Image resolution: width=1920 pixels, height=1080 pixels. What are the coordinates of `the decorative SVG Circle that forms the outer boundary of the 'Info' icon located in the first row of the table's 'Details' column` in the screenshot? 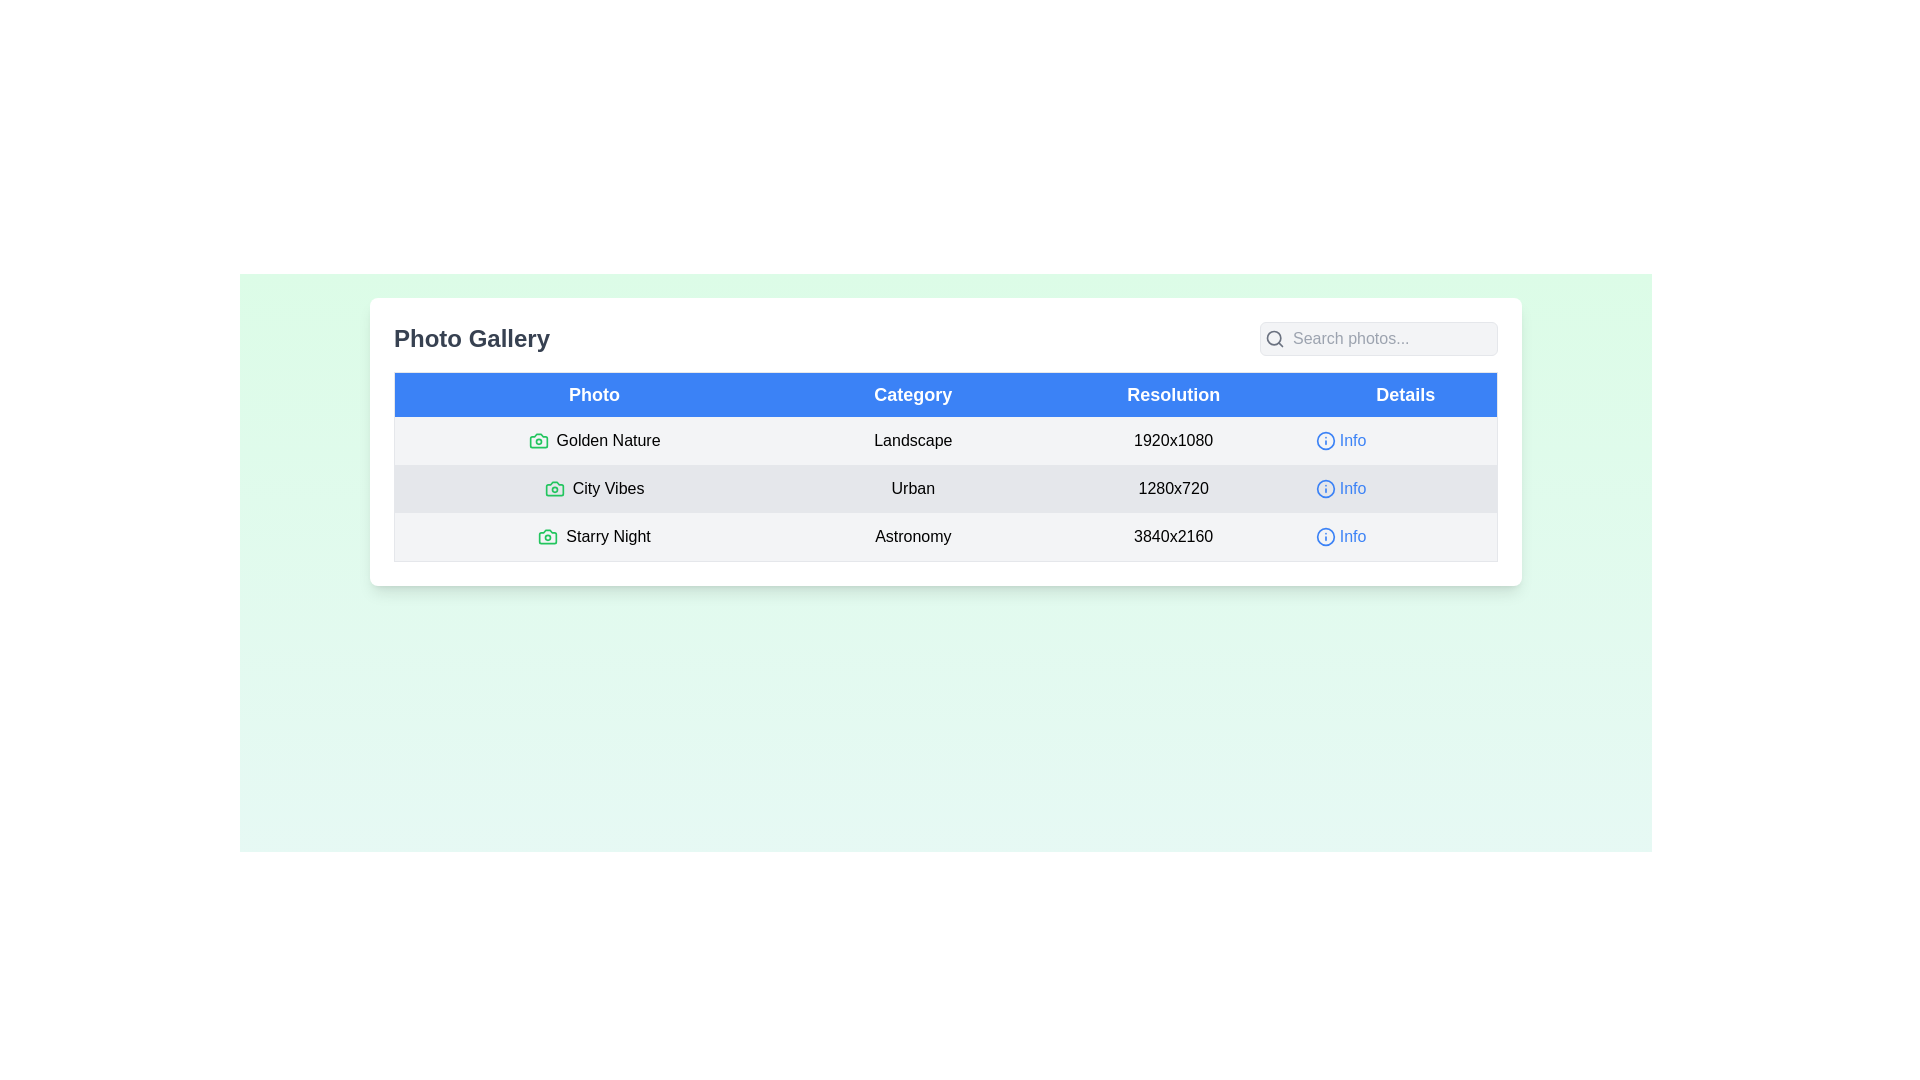 It's located at (1325, 439).